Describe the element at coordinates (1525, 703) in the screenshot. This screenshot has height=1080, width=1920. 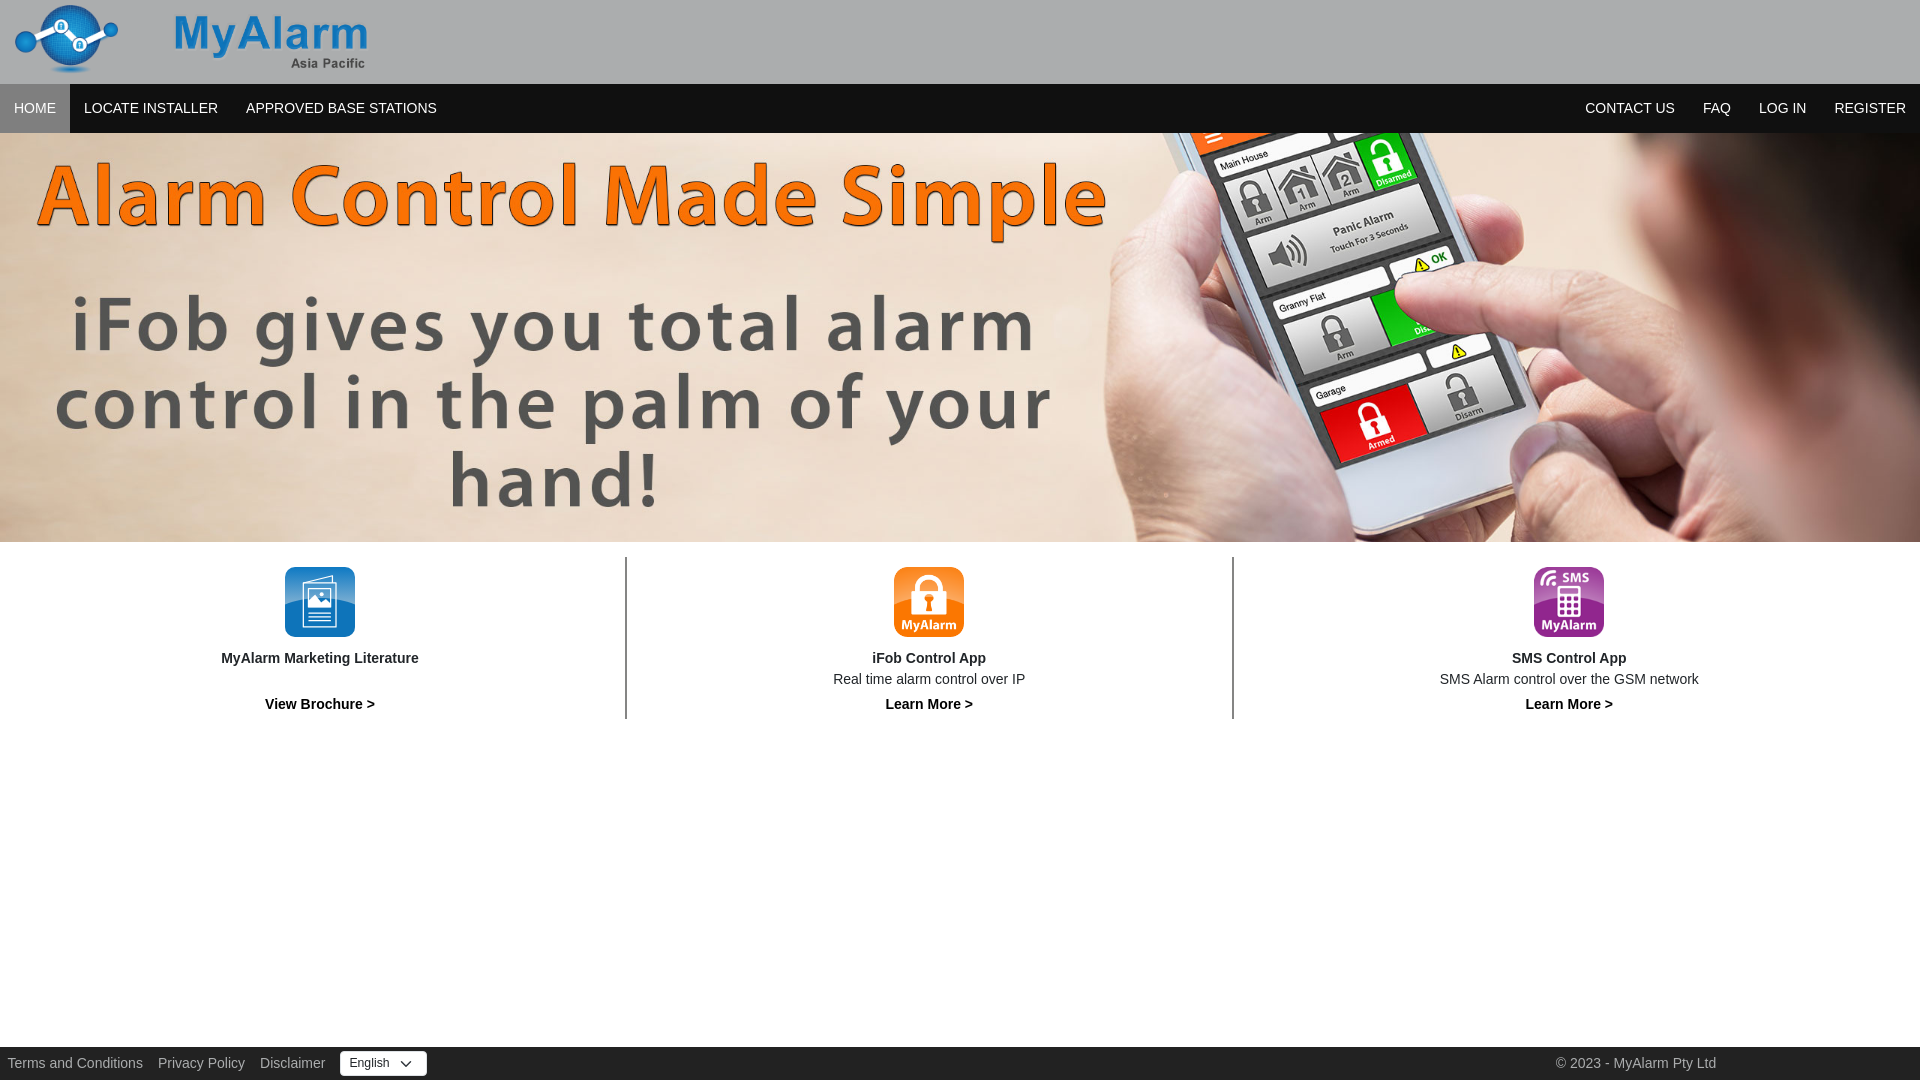
I see `'Learn More >'` at that location.